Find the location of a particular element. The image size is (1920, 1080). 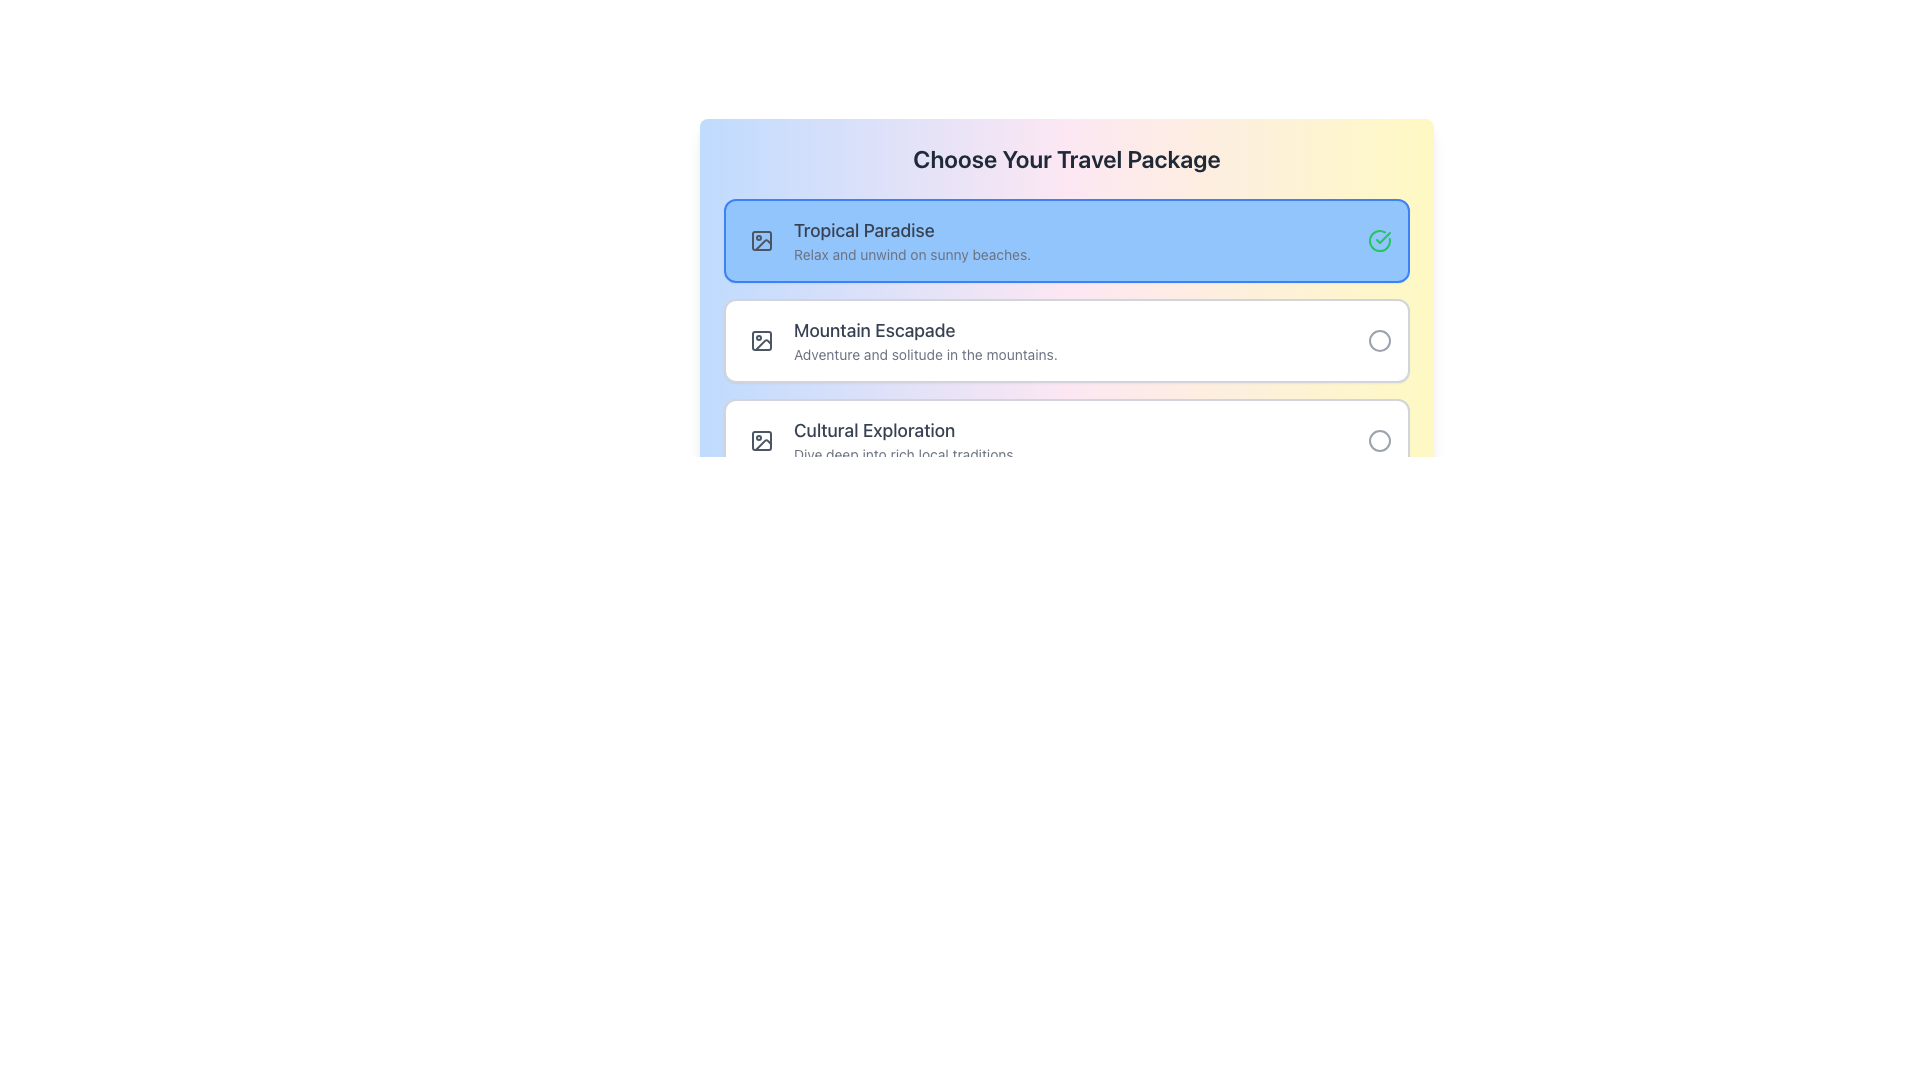

the radio button styled as a circular icon located to the far right of the 'Cultural Exploration' list item, for keyboard navigation is located at coordinates (1379, 439).